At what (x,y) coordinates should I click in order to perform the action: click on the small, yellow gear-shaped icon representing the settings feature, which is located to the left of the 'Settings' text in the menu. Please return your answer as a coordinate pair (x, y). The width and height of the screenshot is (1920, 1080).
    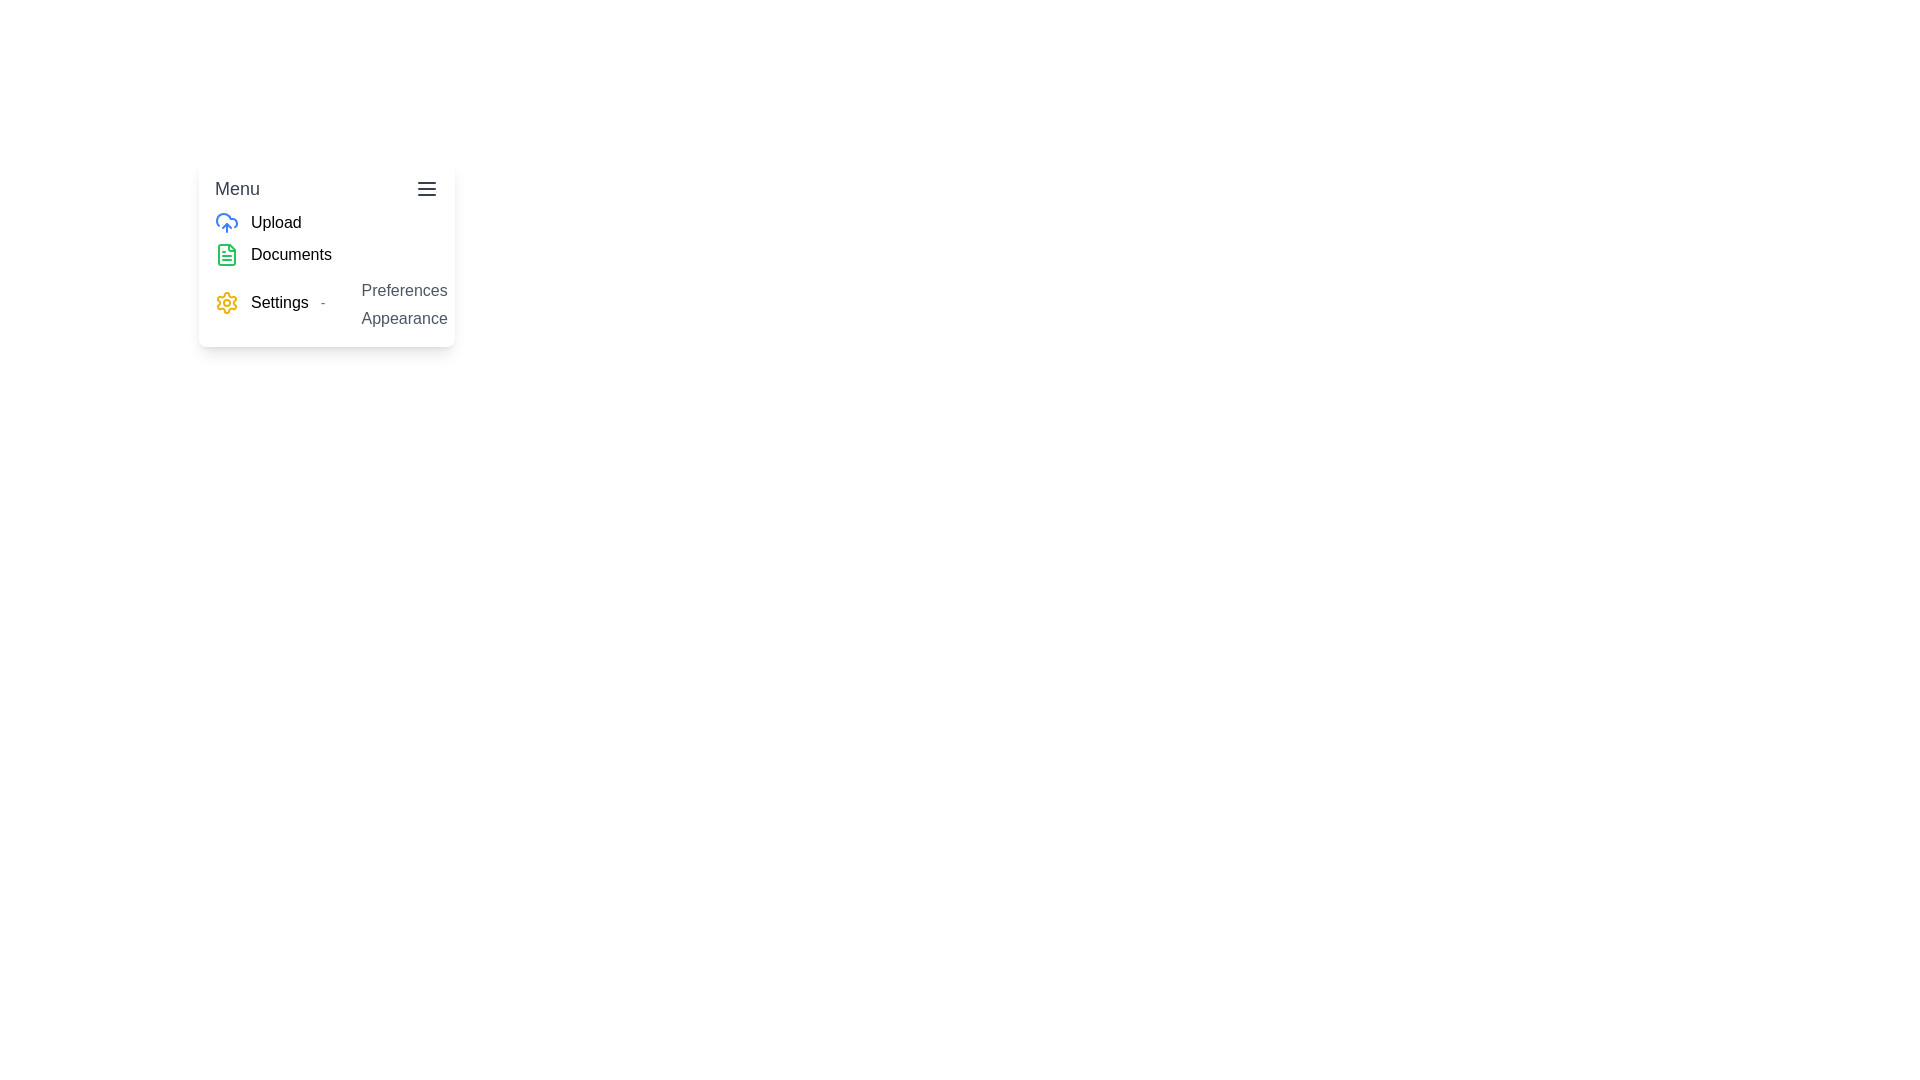
    Looking at the image, I should click on (226, 303).